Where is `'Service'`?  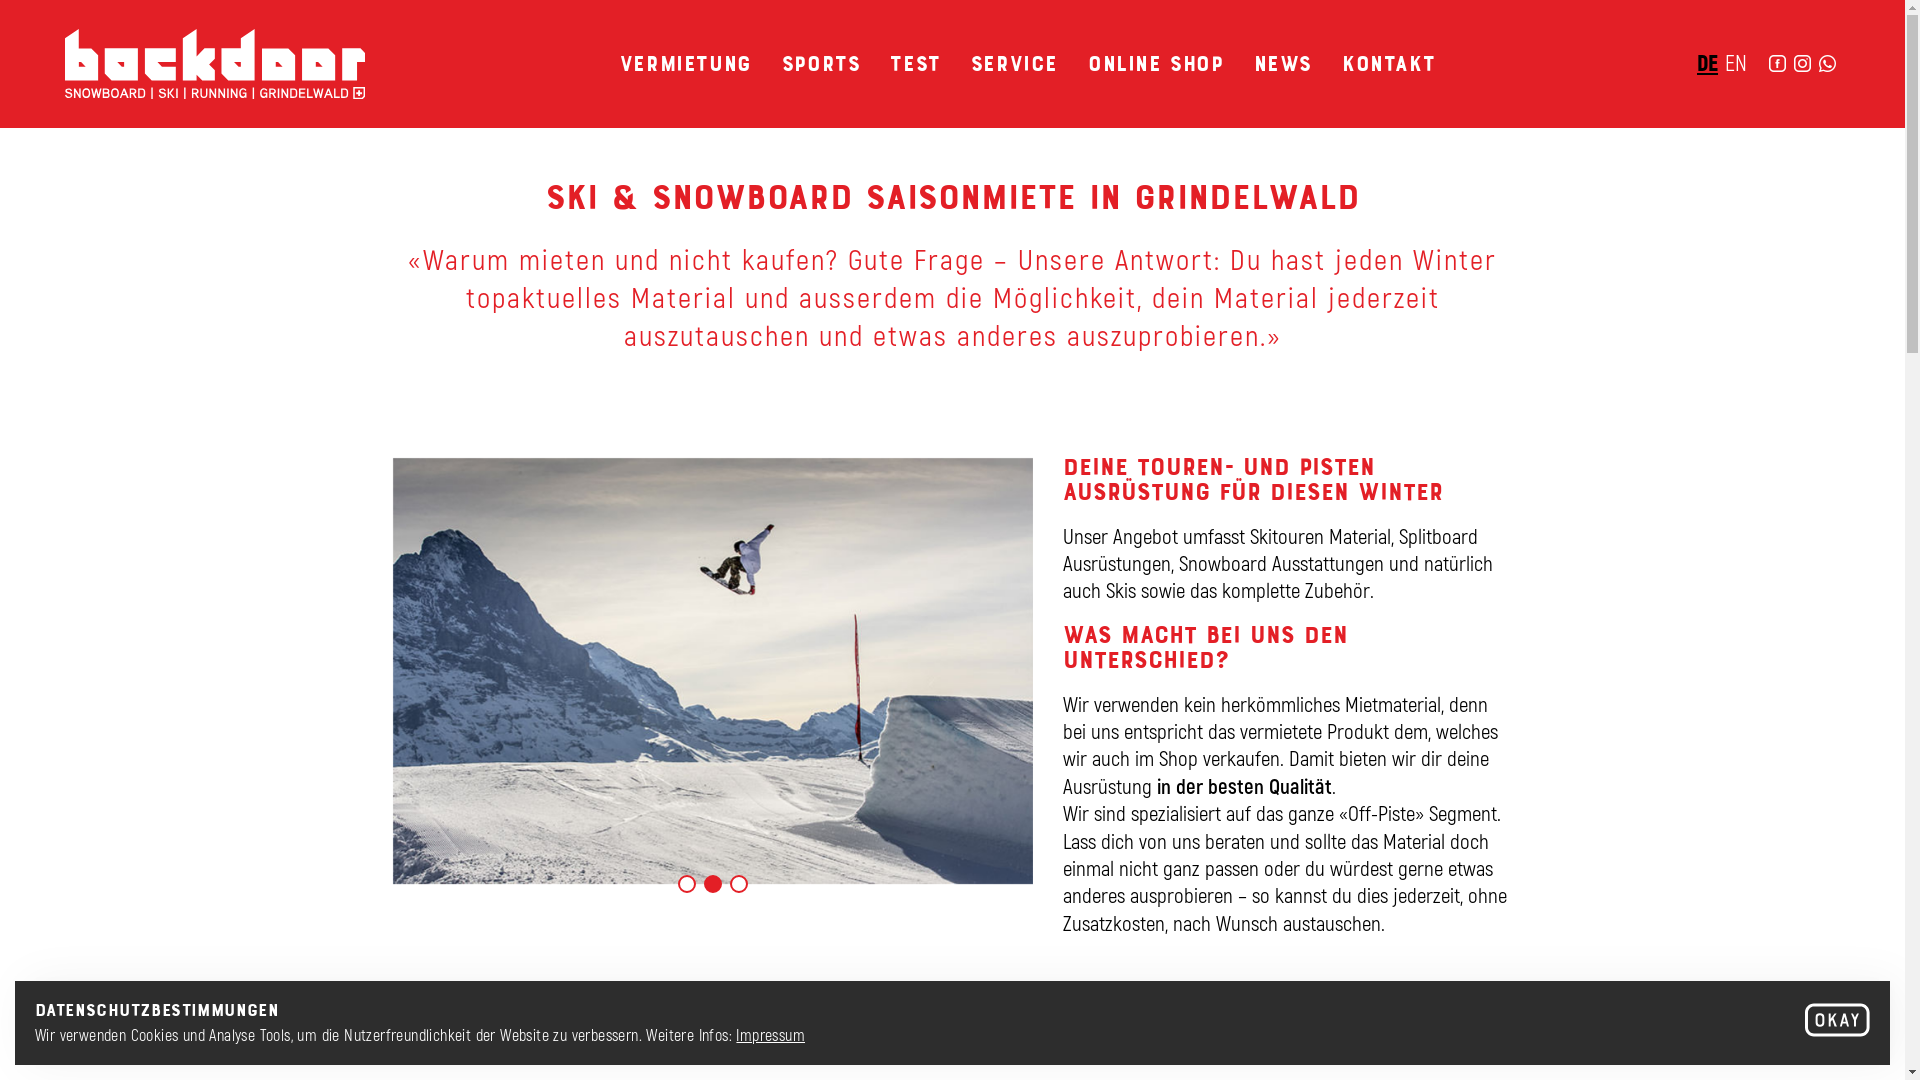
'Service' is located at coordinates (1014, 60).